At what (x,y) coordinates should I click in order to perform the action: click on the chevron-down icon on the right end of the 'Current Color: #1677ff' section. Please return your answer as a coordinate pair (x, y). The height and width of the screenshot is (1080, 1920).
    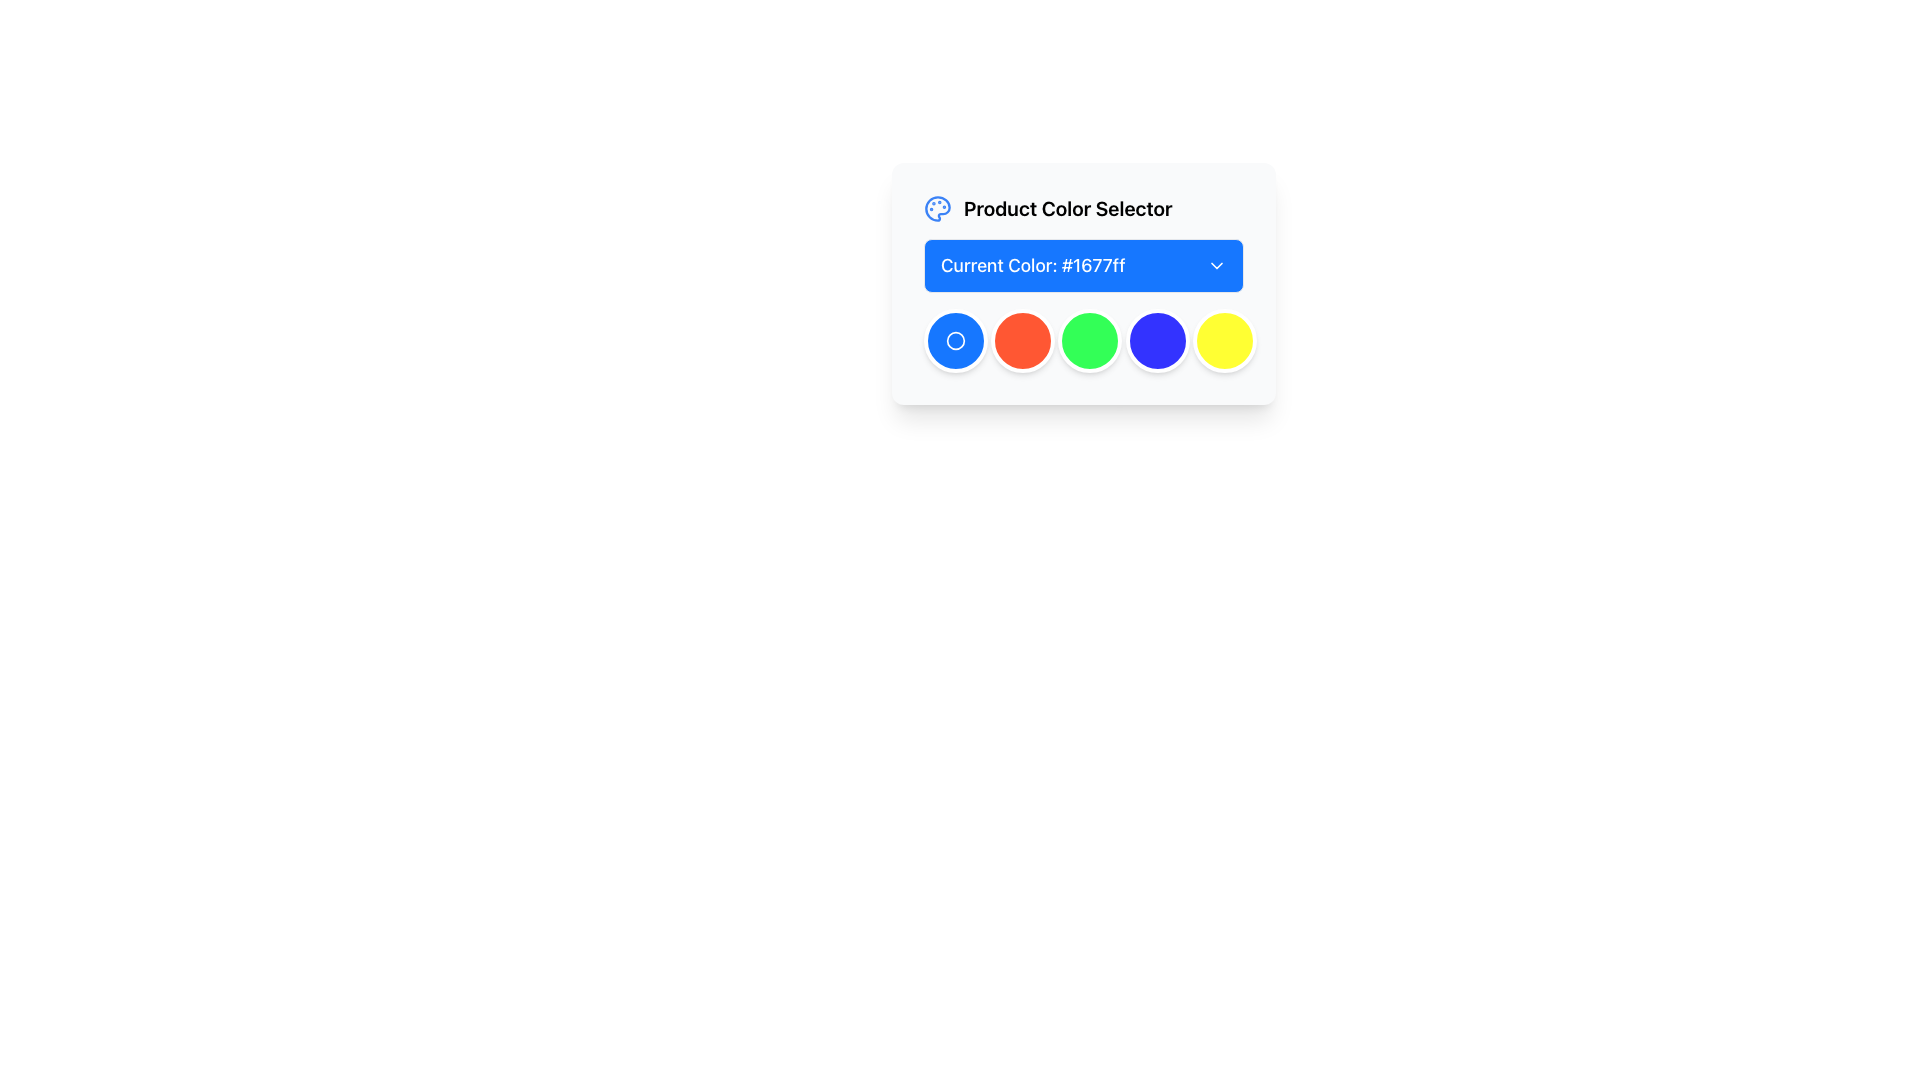
    Looking at the image, I should click on (1216, 265).